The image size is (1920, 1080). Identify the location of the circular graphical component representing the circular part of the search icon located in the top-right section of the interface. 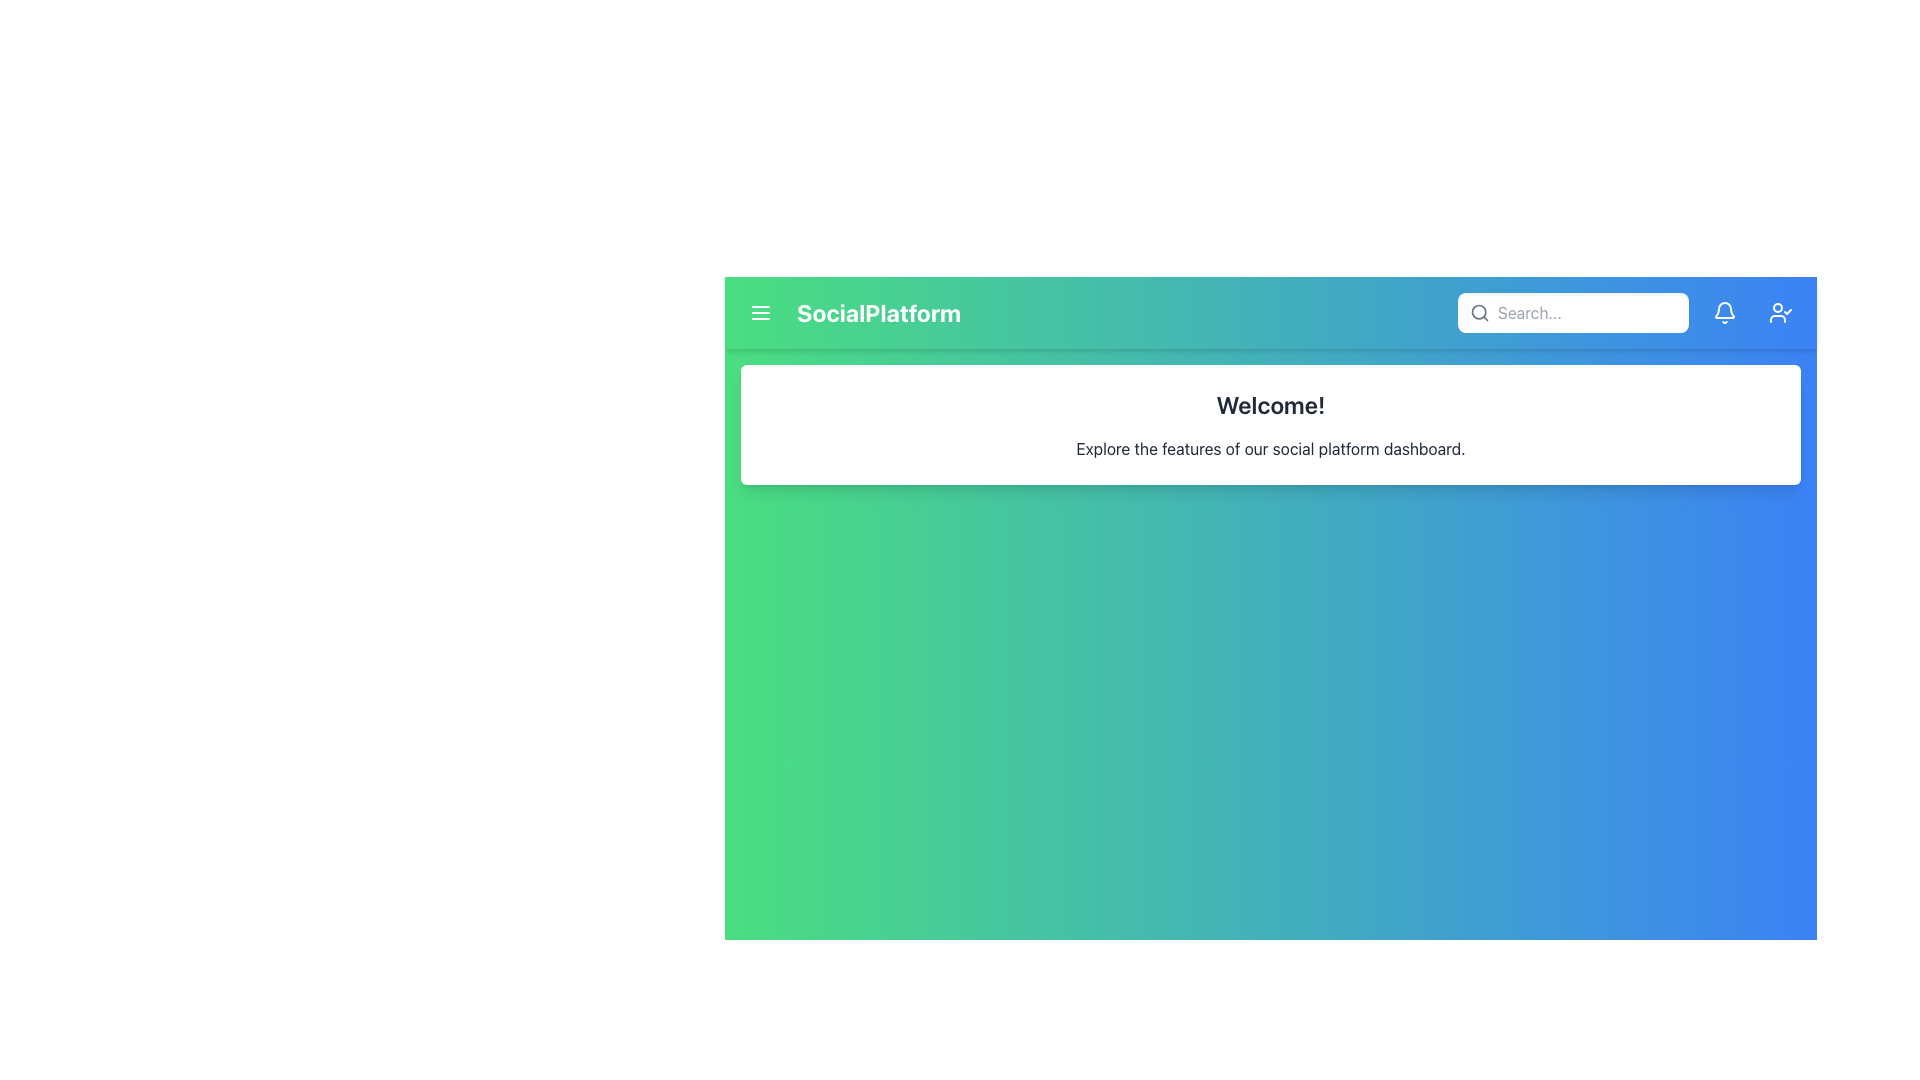
(1479, 312).